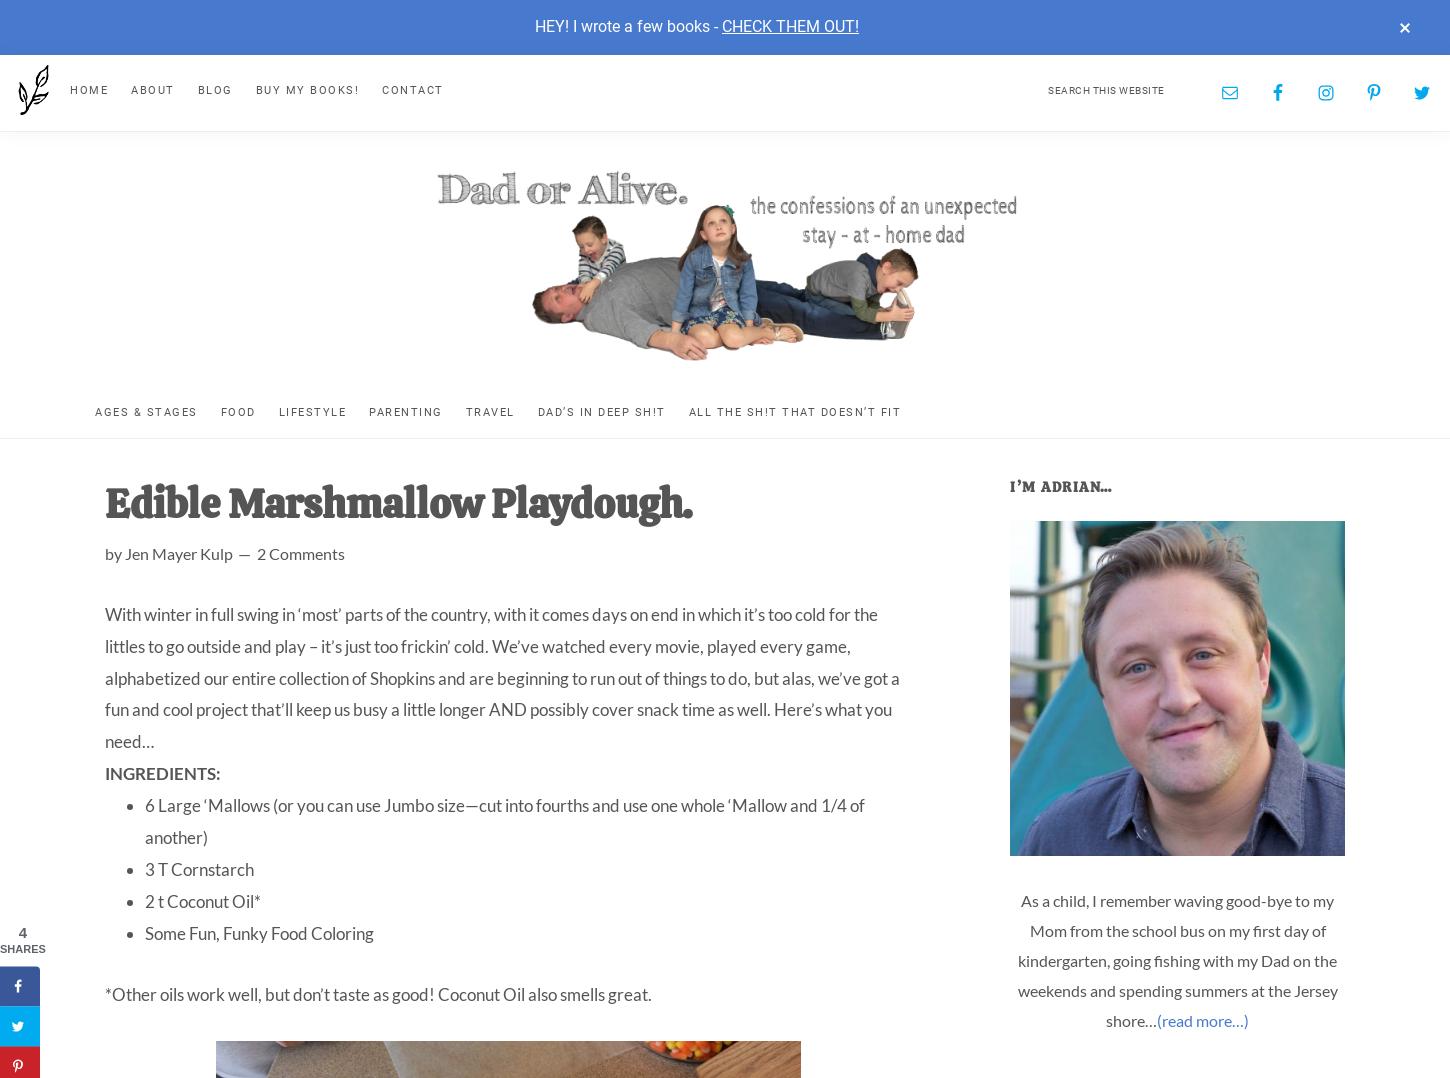 The width and height of the screenshot is (1450, 1078). I want to click on 'Ages & Stages', so click(94, 410).